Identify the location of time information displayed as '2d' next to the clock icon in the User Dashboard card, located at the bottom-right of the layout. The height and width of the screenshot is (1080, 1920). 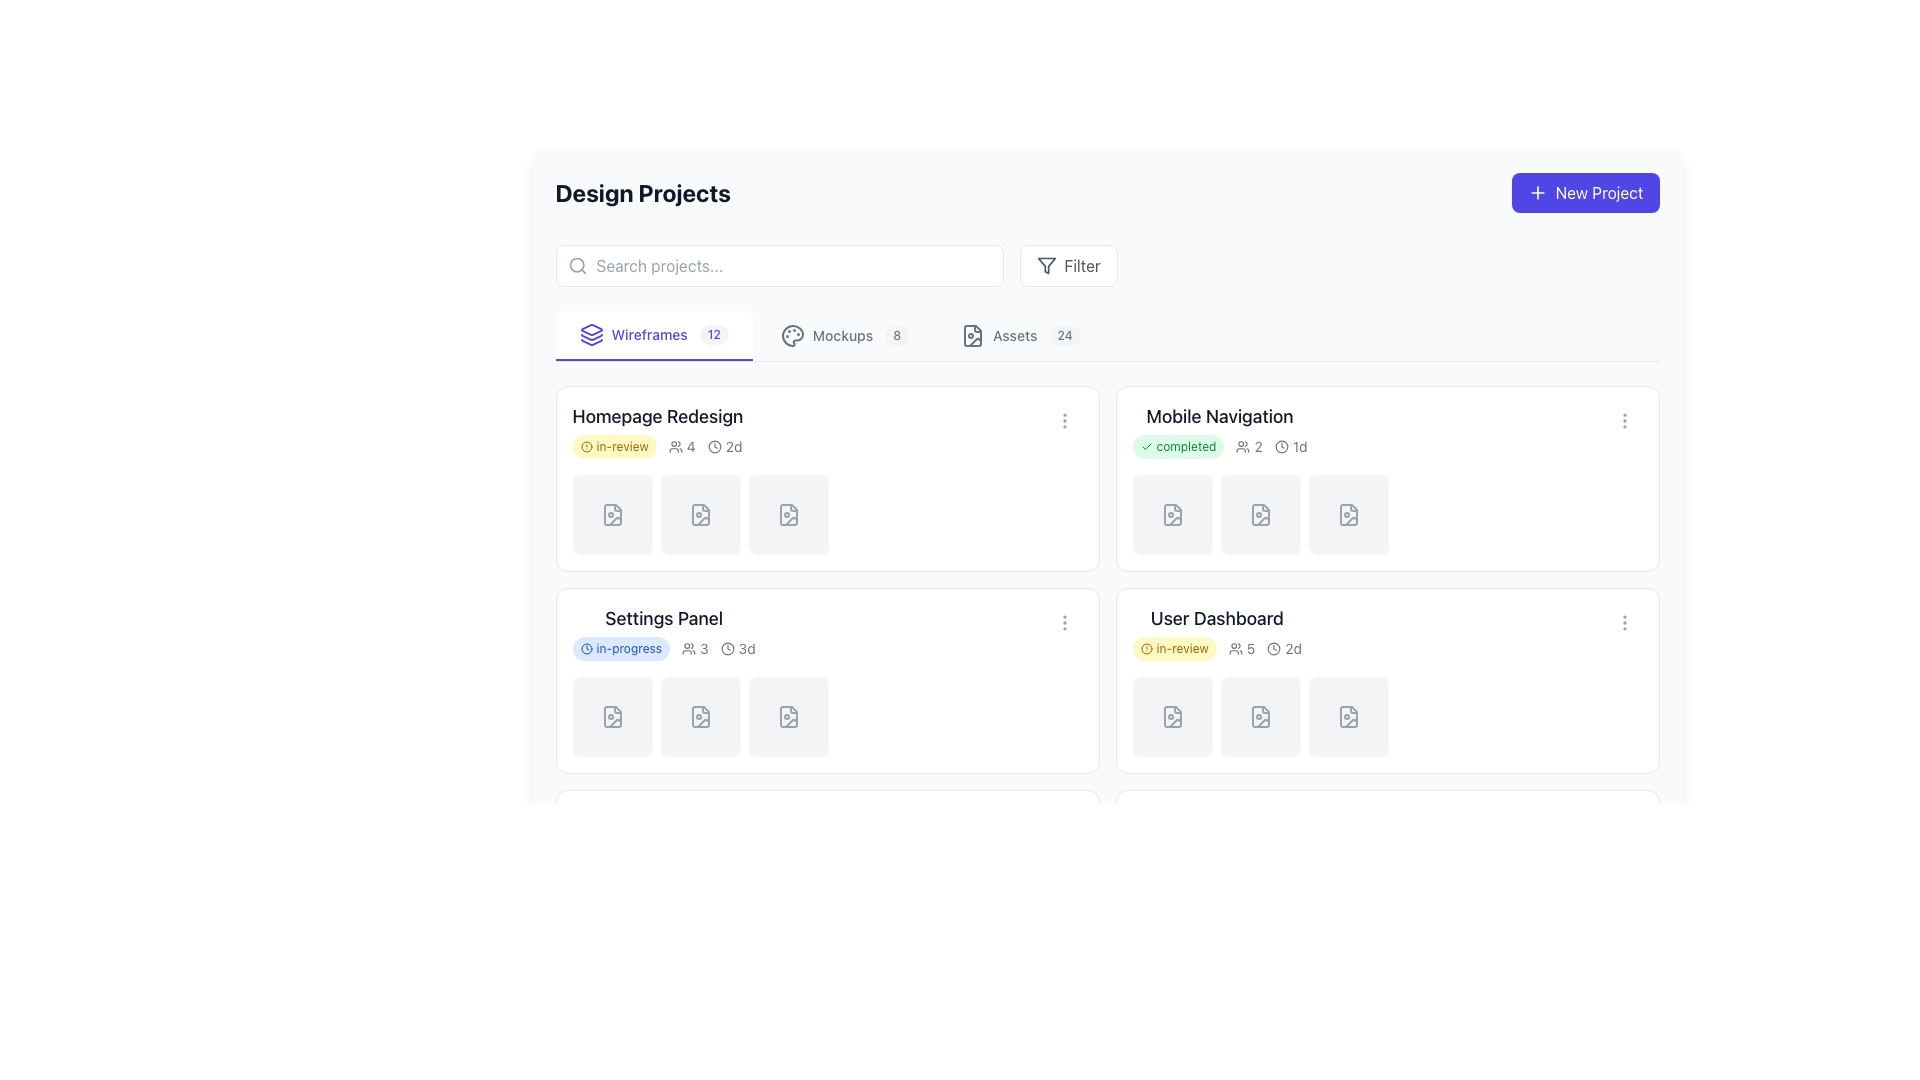
(1284, 648).